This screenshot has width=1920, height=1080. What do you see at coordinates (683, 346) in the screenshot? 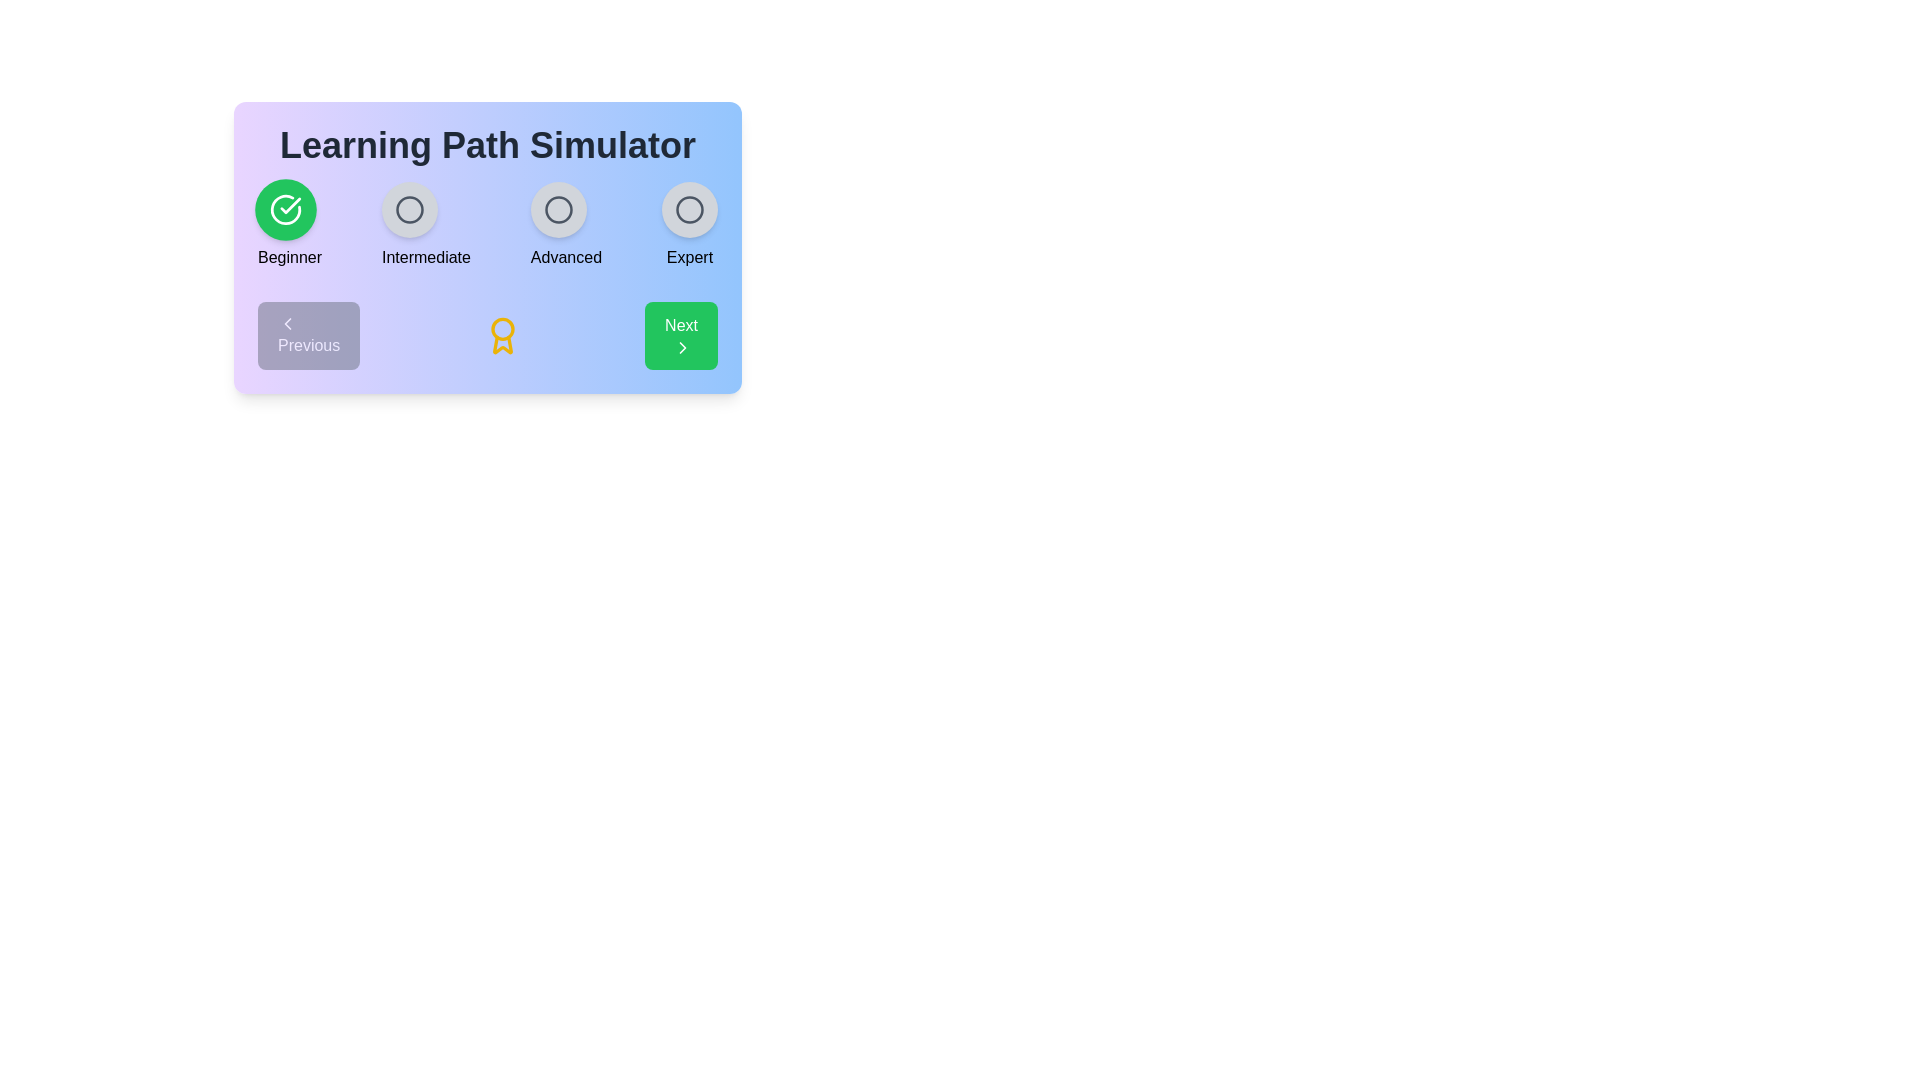
I see `the chevron icon pointing to the right inside the green 'Next' button, which serves as a forward navigation control` at bounding box center [683, 346].